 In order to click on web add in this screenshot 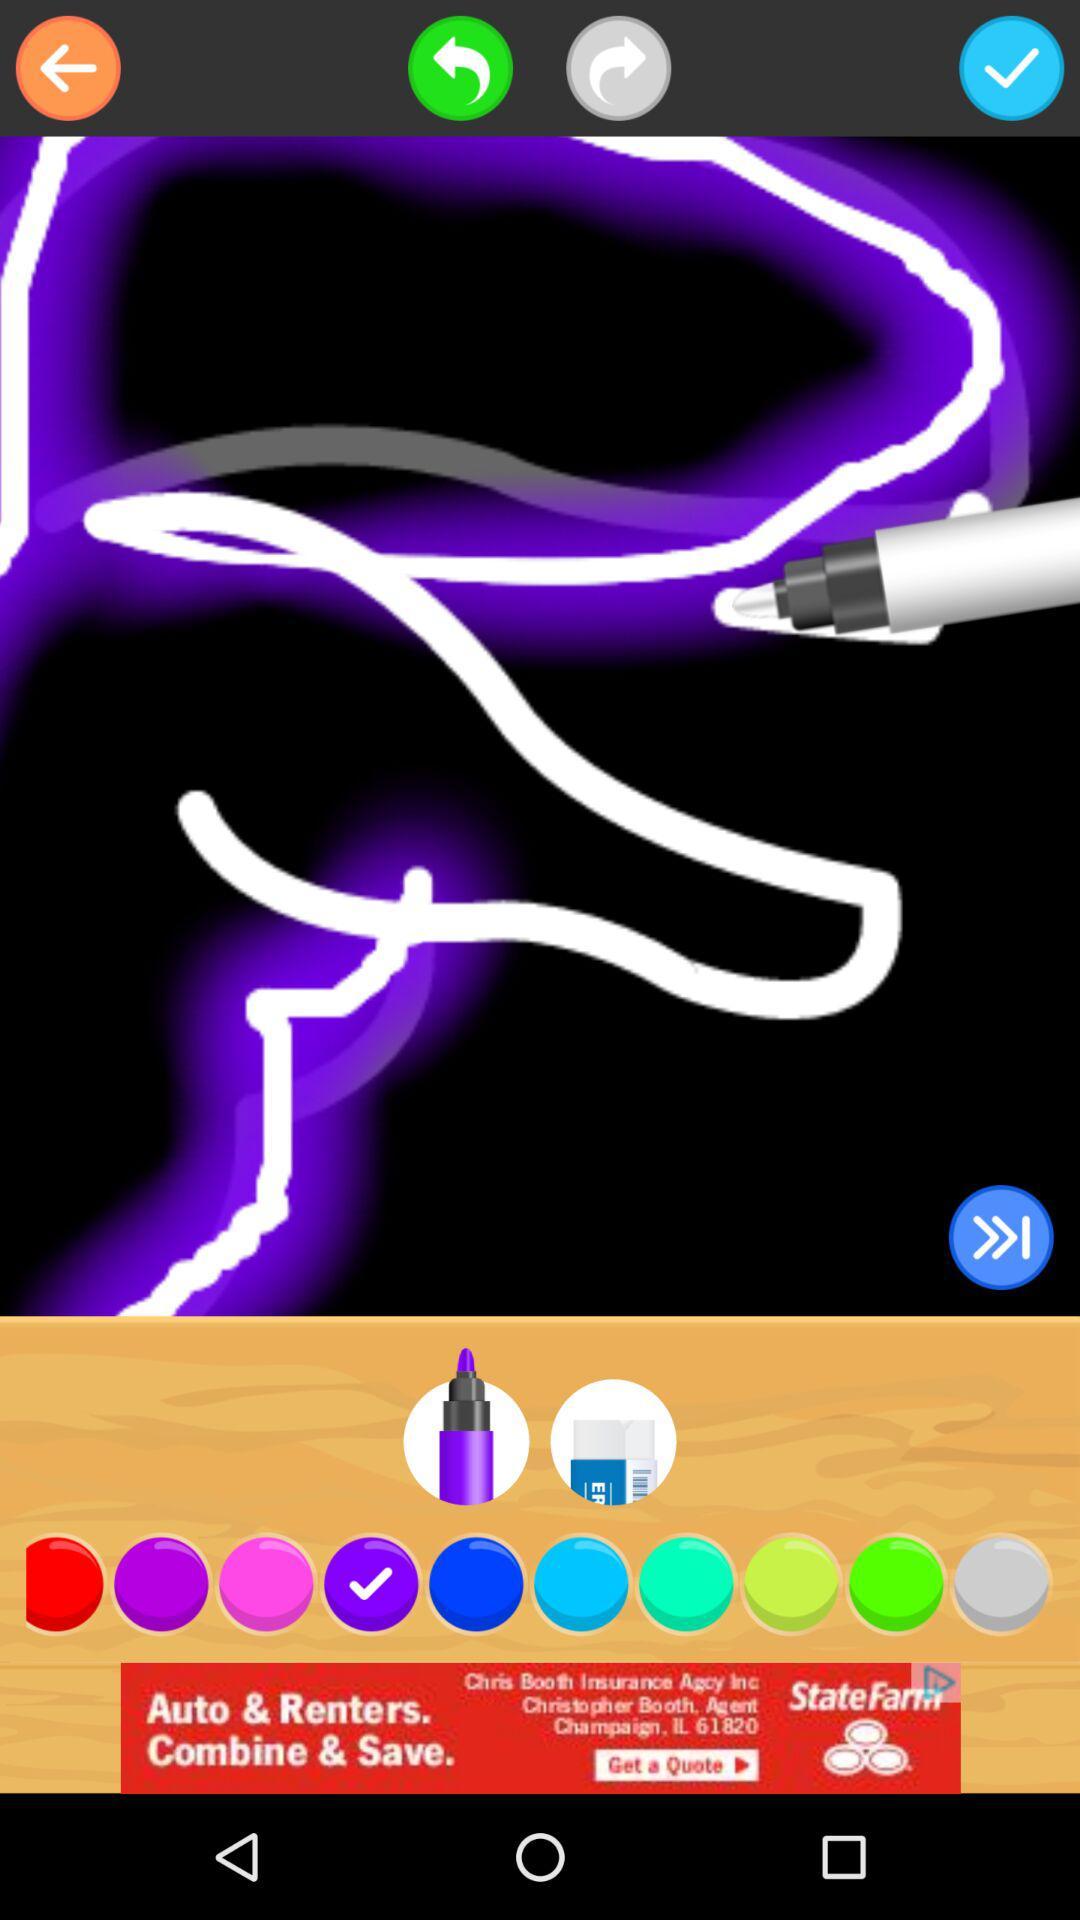, I will do `click(540, 1727)`.